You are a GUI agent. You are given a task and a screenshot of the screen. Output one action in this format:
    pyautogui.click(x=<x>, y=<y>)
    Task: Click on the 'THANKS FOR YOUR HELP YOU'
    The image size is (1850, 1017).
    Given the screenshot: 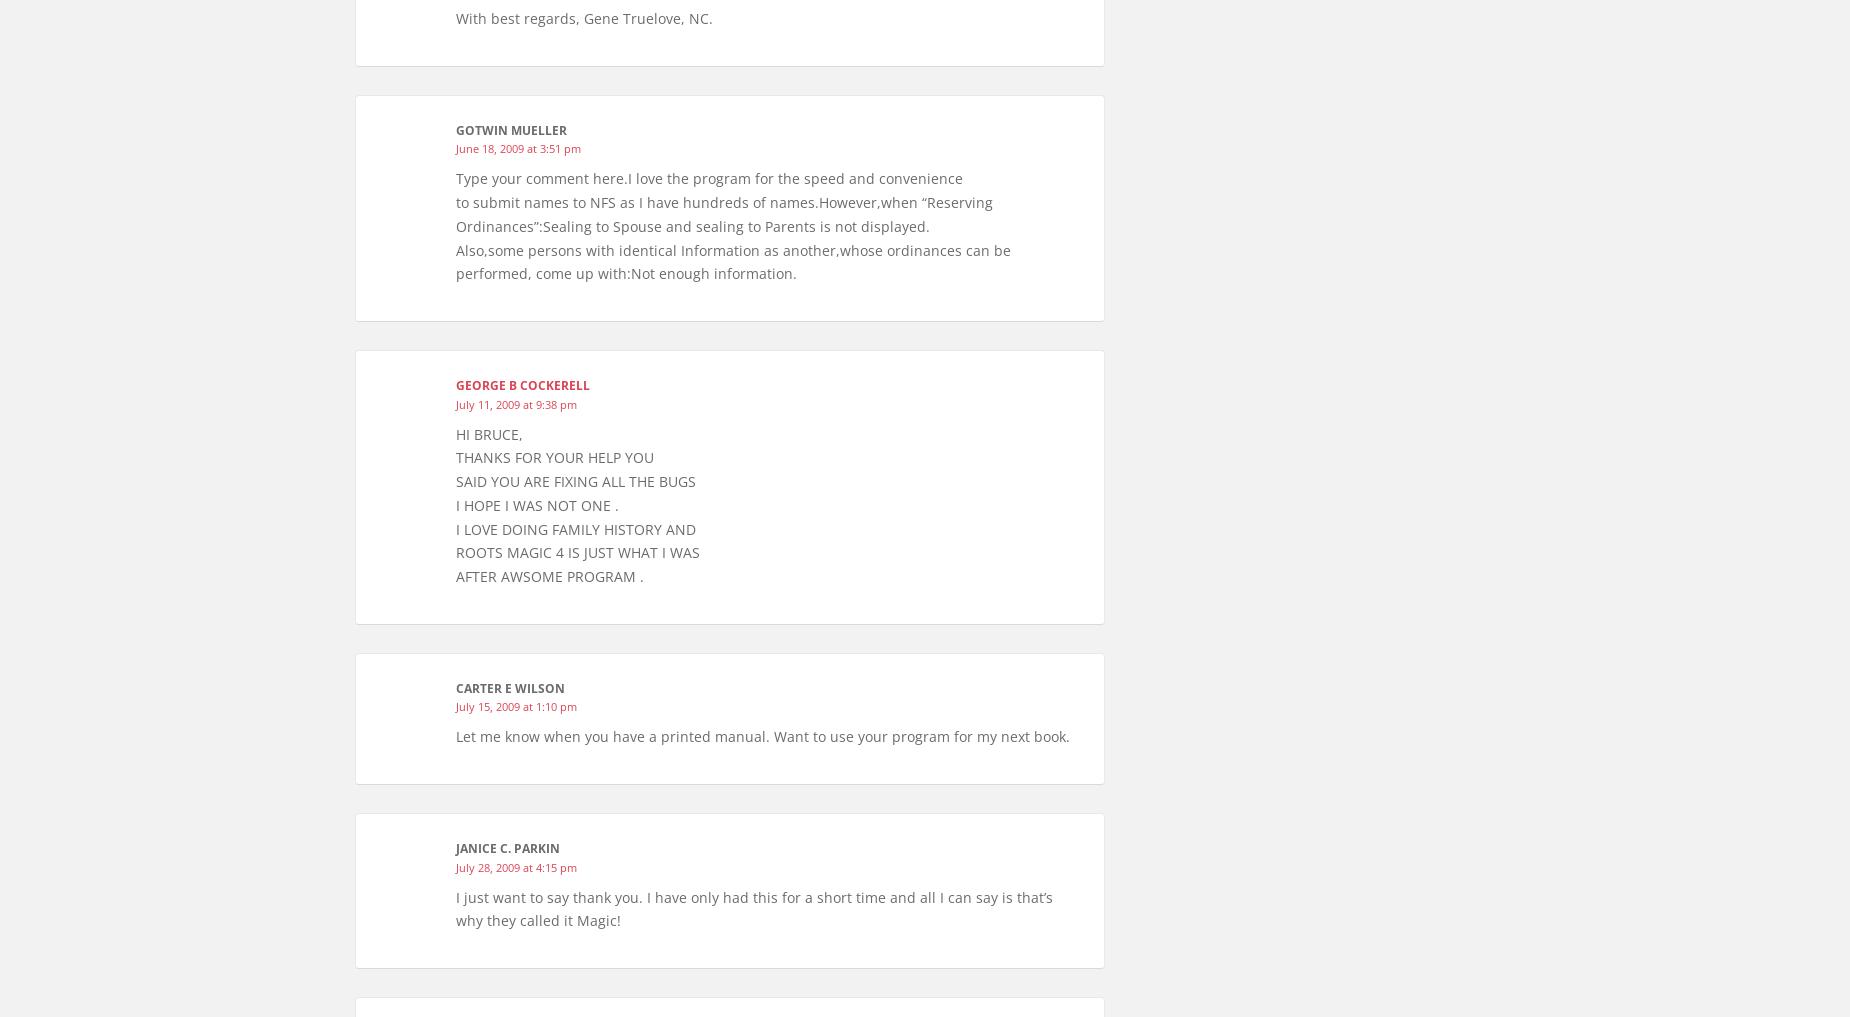 What is the action you would take?
    pyautogui.click(x=455, y=456)
    